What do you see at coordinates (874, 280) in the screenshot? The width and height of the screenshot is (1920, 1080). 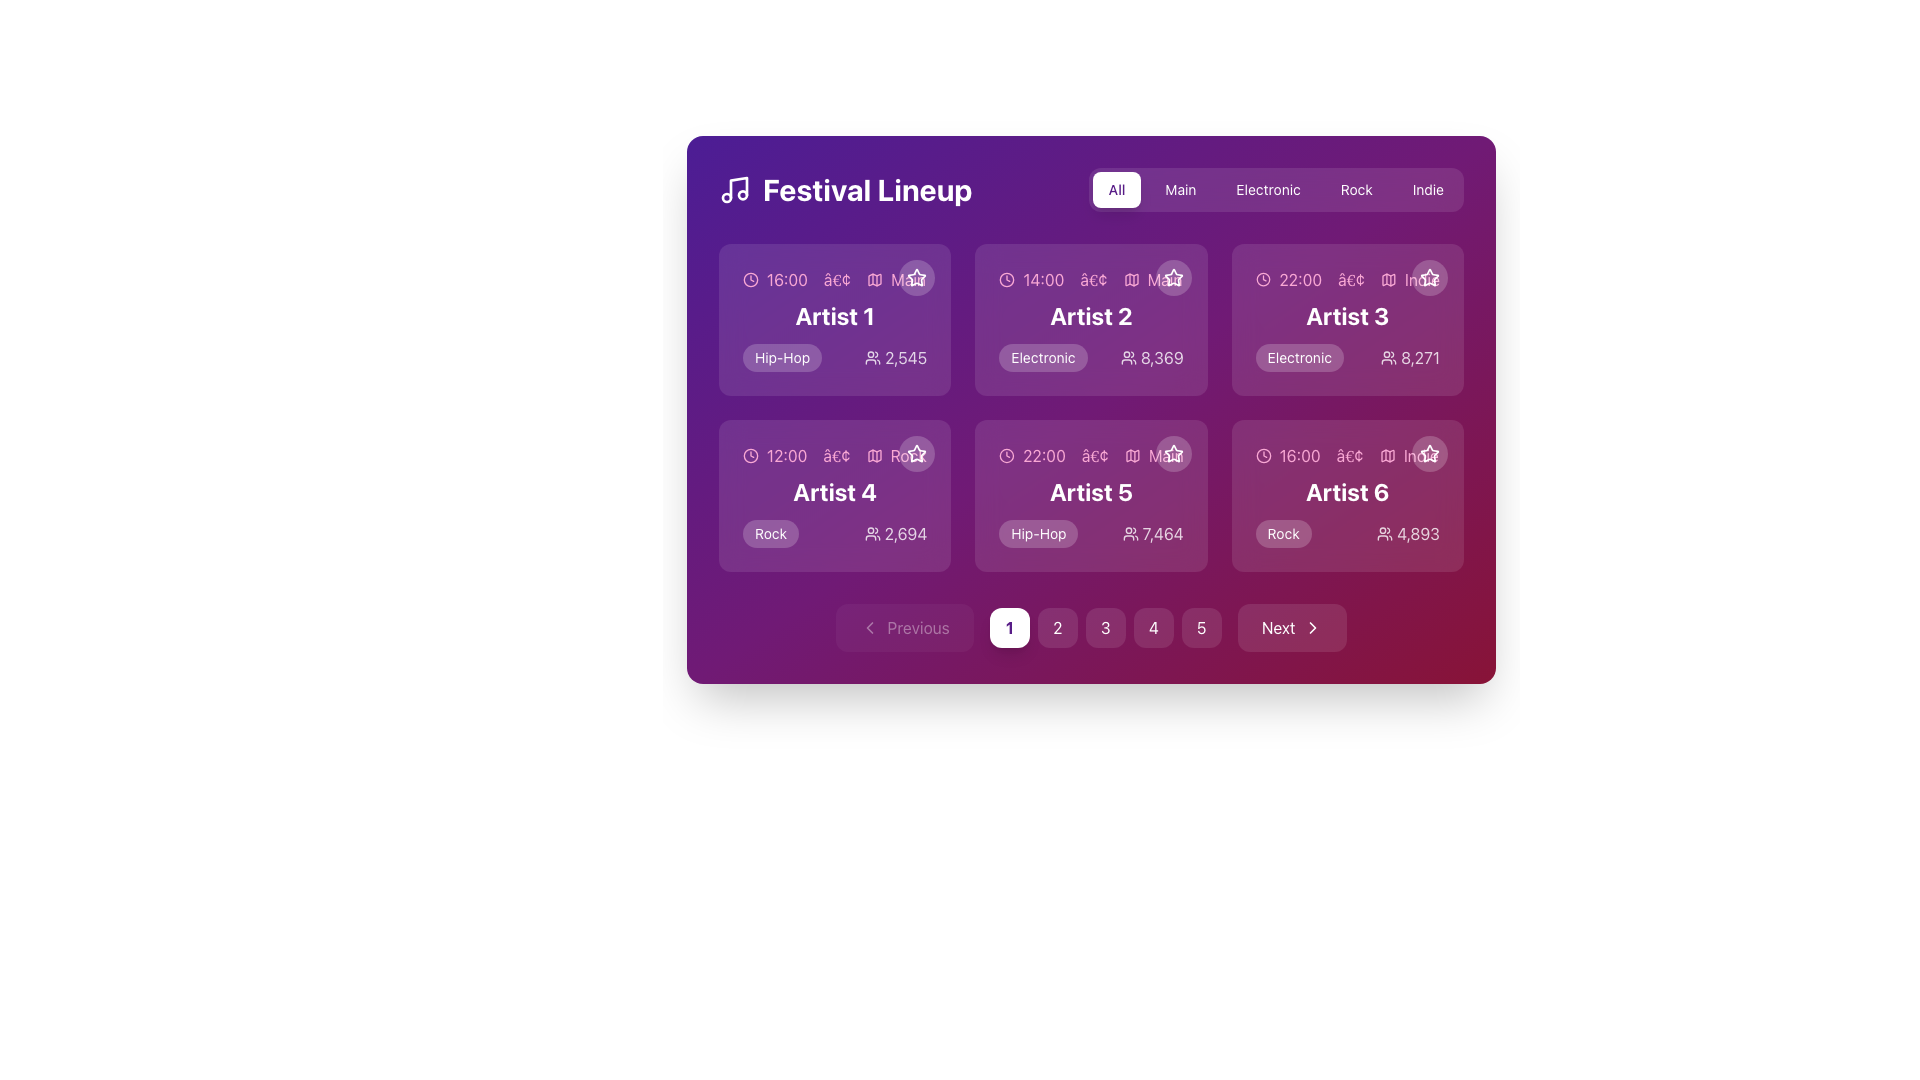 I see `map feature icon located in the top-right corner of the 'Artist 1' information card` at bounding box center [874, 280].